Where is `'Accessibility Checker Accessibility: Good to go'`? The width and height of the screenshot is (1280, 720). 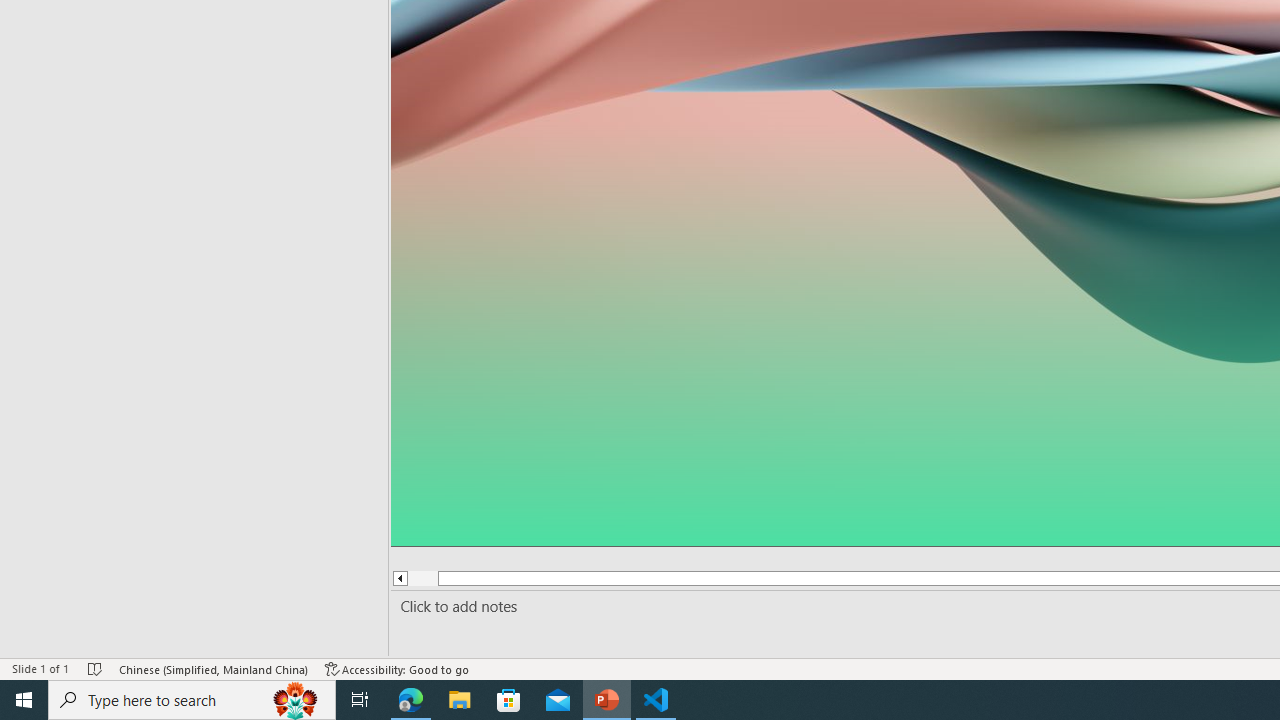 'Accessibility Checker Accessibility: Good to go' is located at coordinates (397, 669).